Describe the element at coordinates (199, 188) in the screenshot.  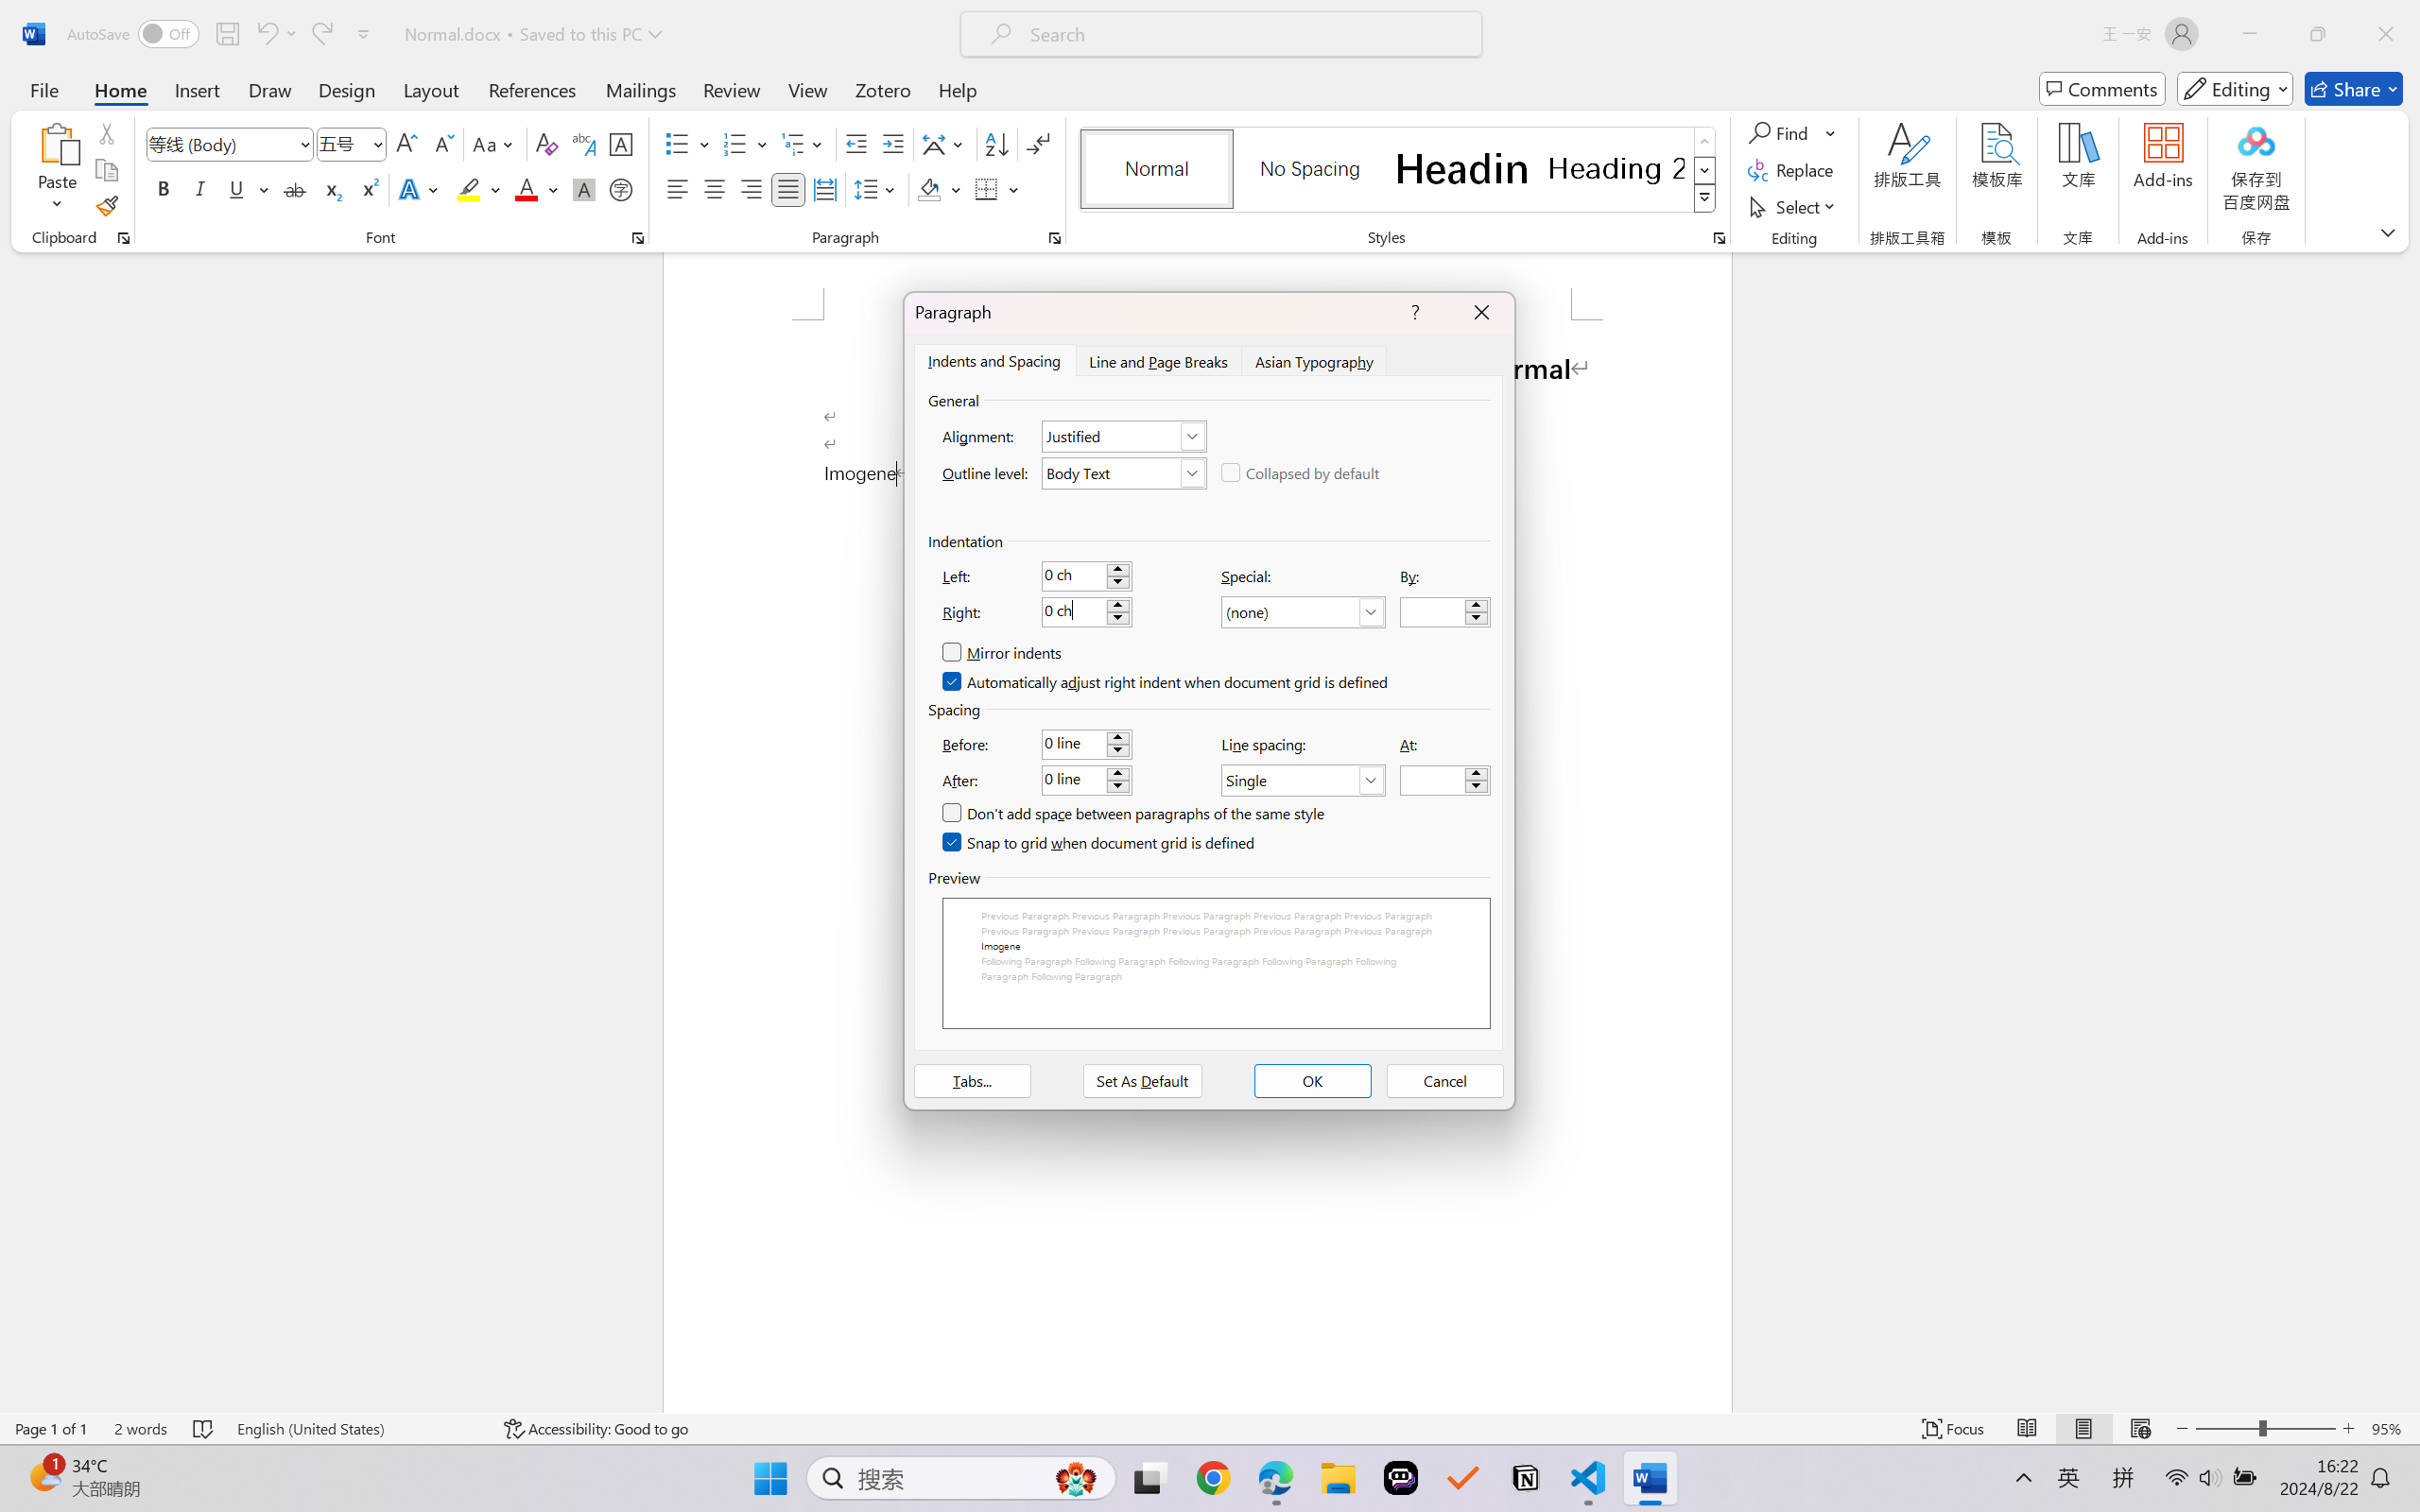
I see `'Italic'` at that location.